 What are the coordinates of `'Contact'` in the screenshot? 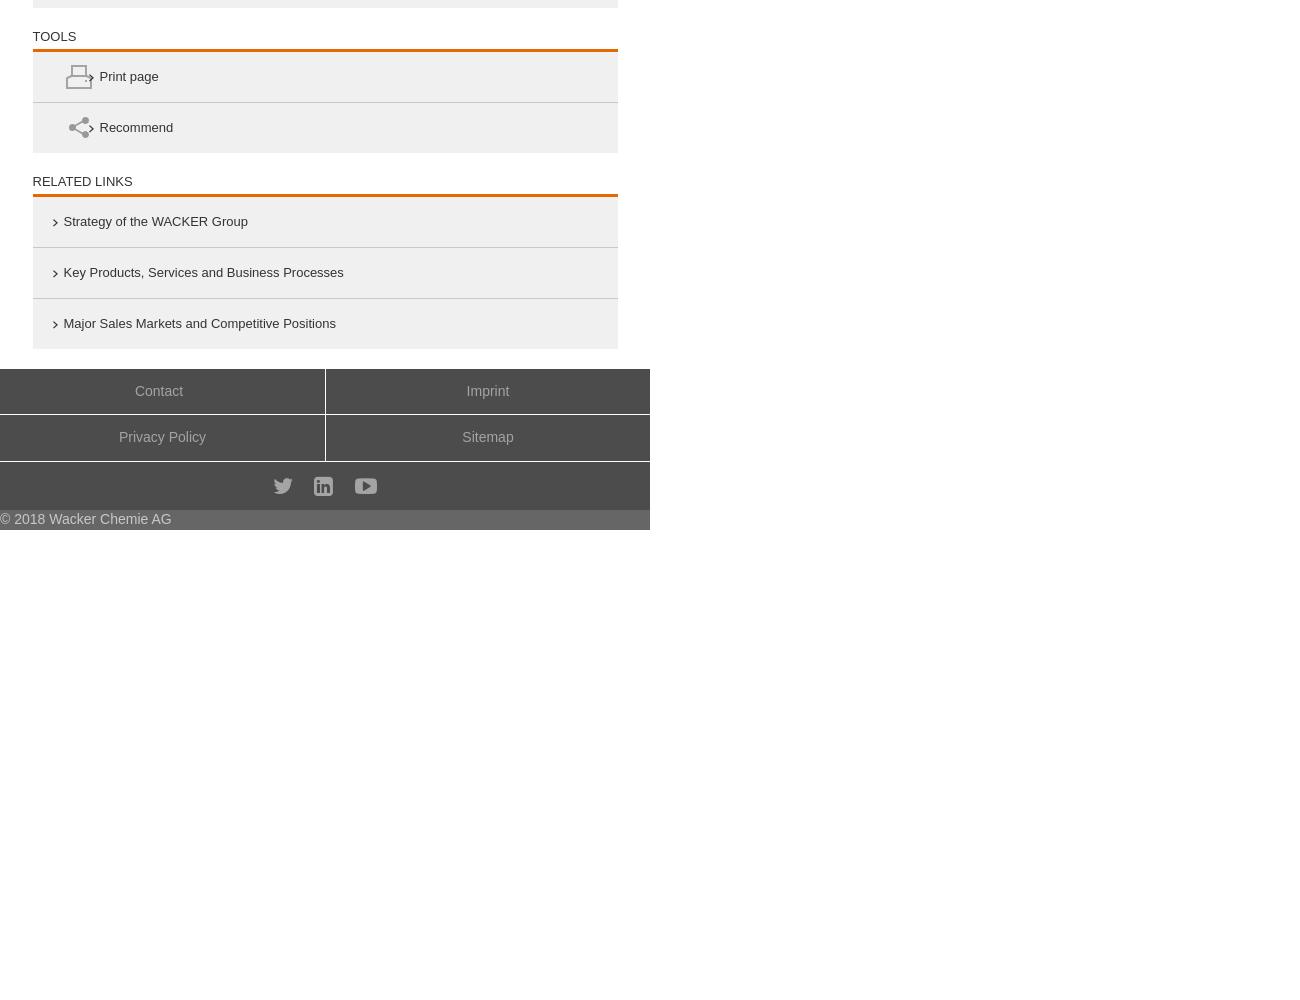 It's located at (157, 390).